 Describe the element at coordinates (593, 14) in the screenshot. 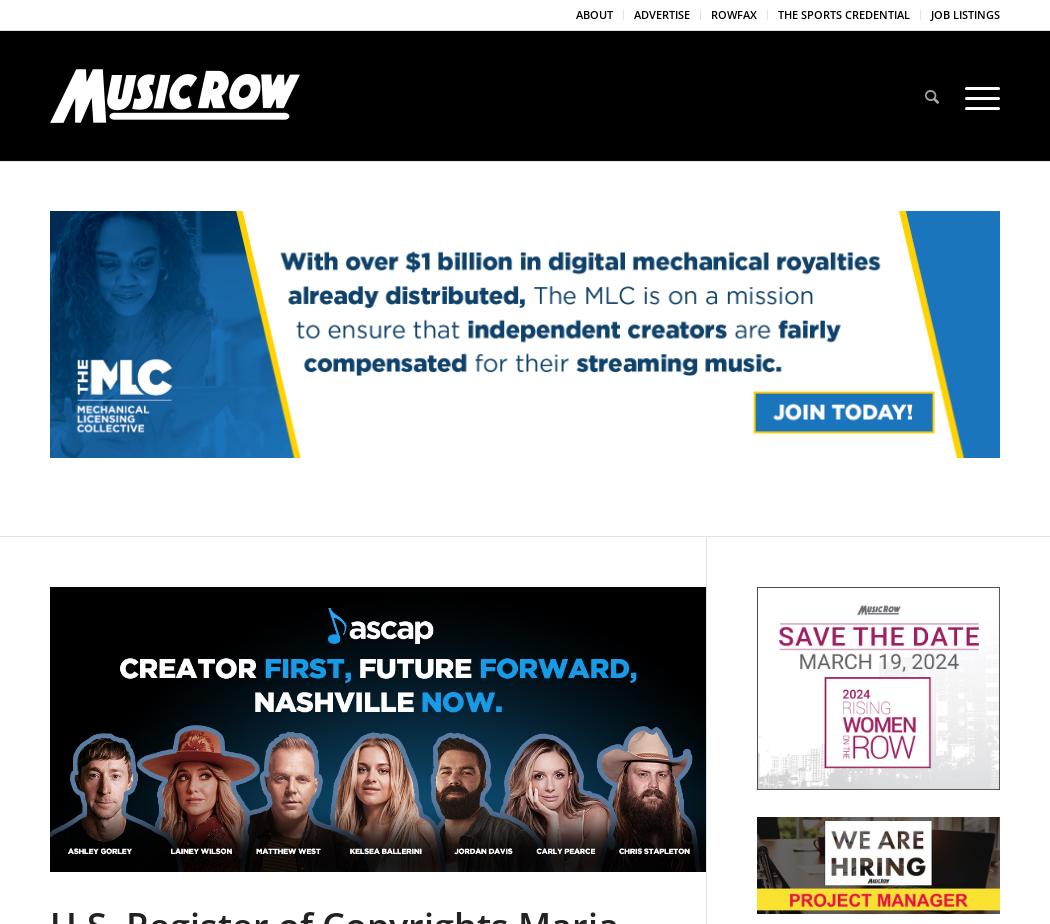

I see `'ABOUT'` at that location.